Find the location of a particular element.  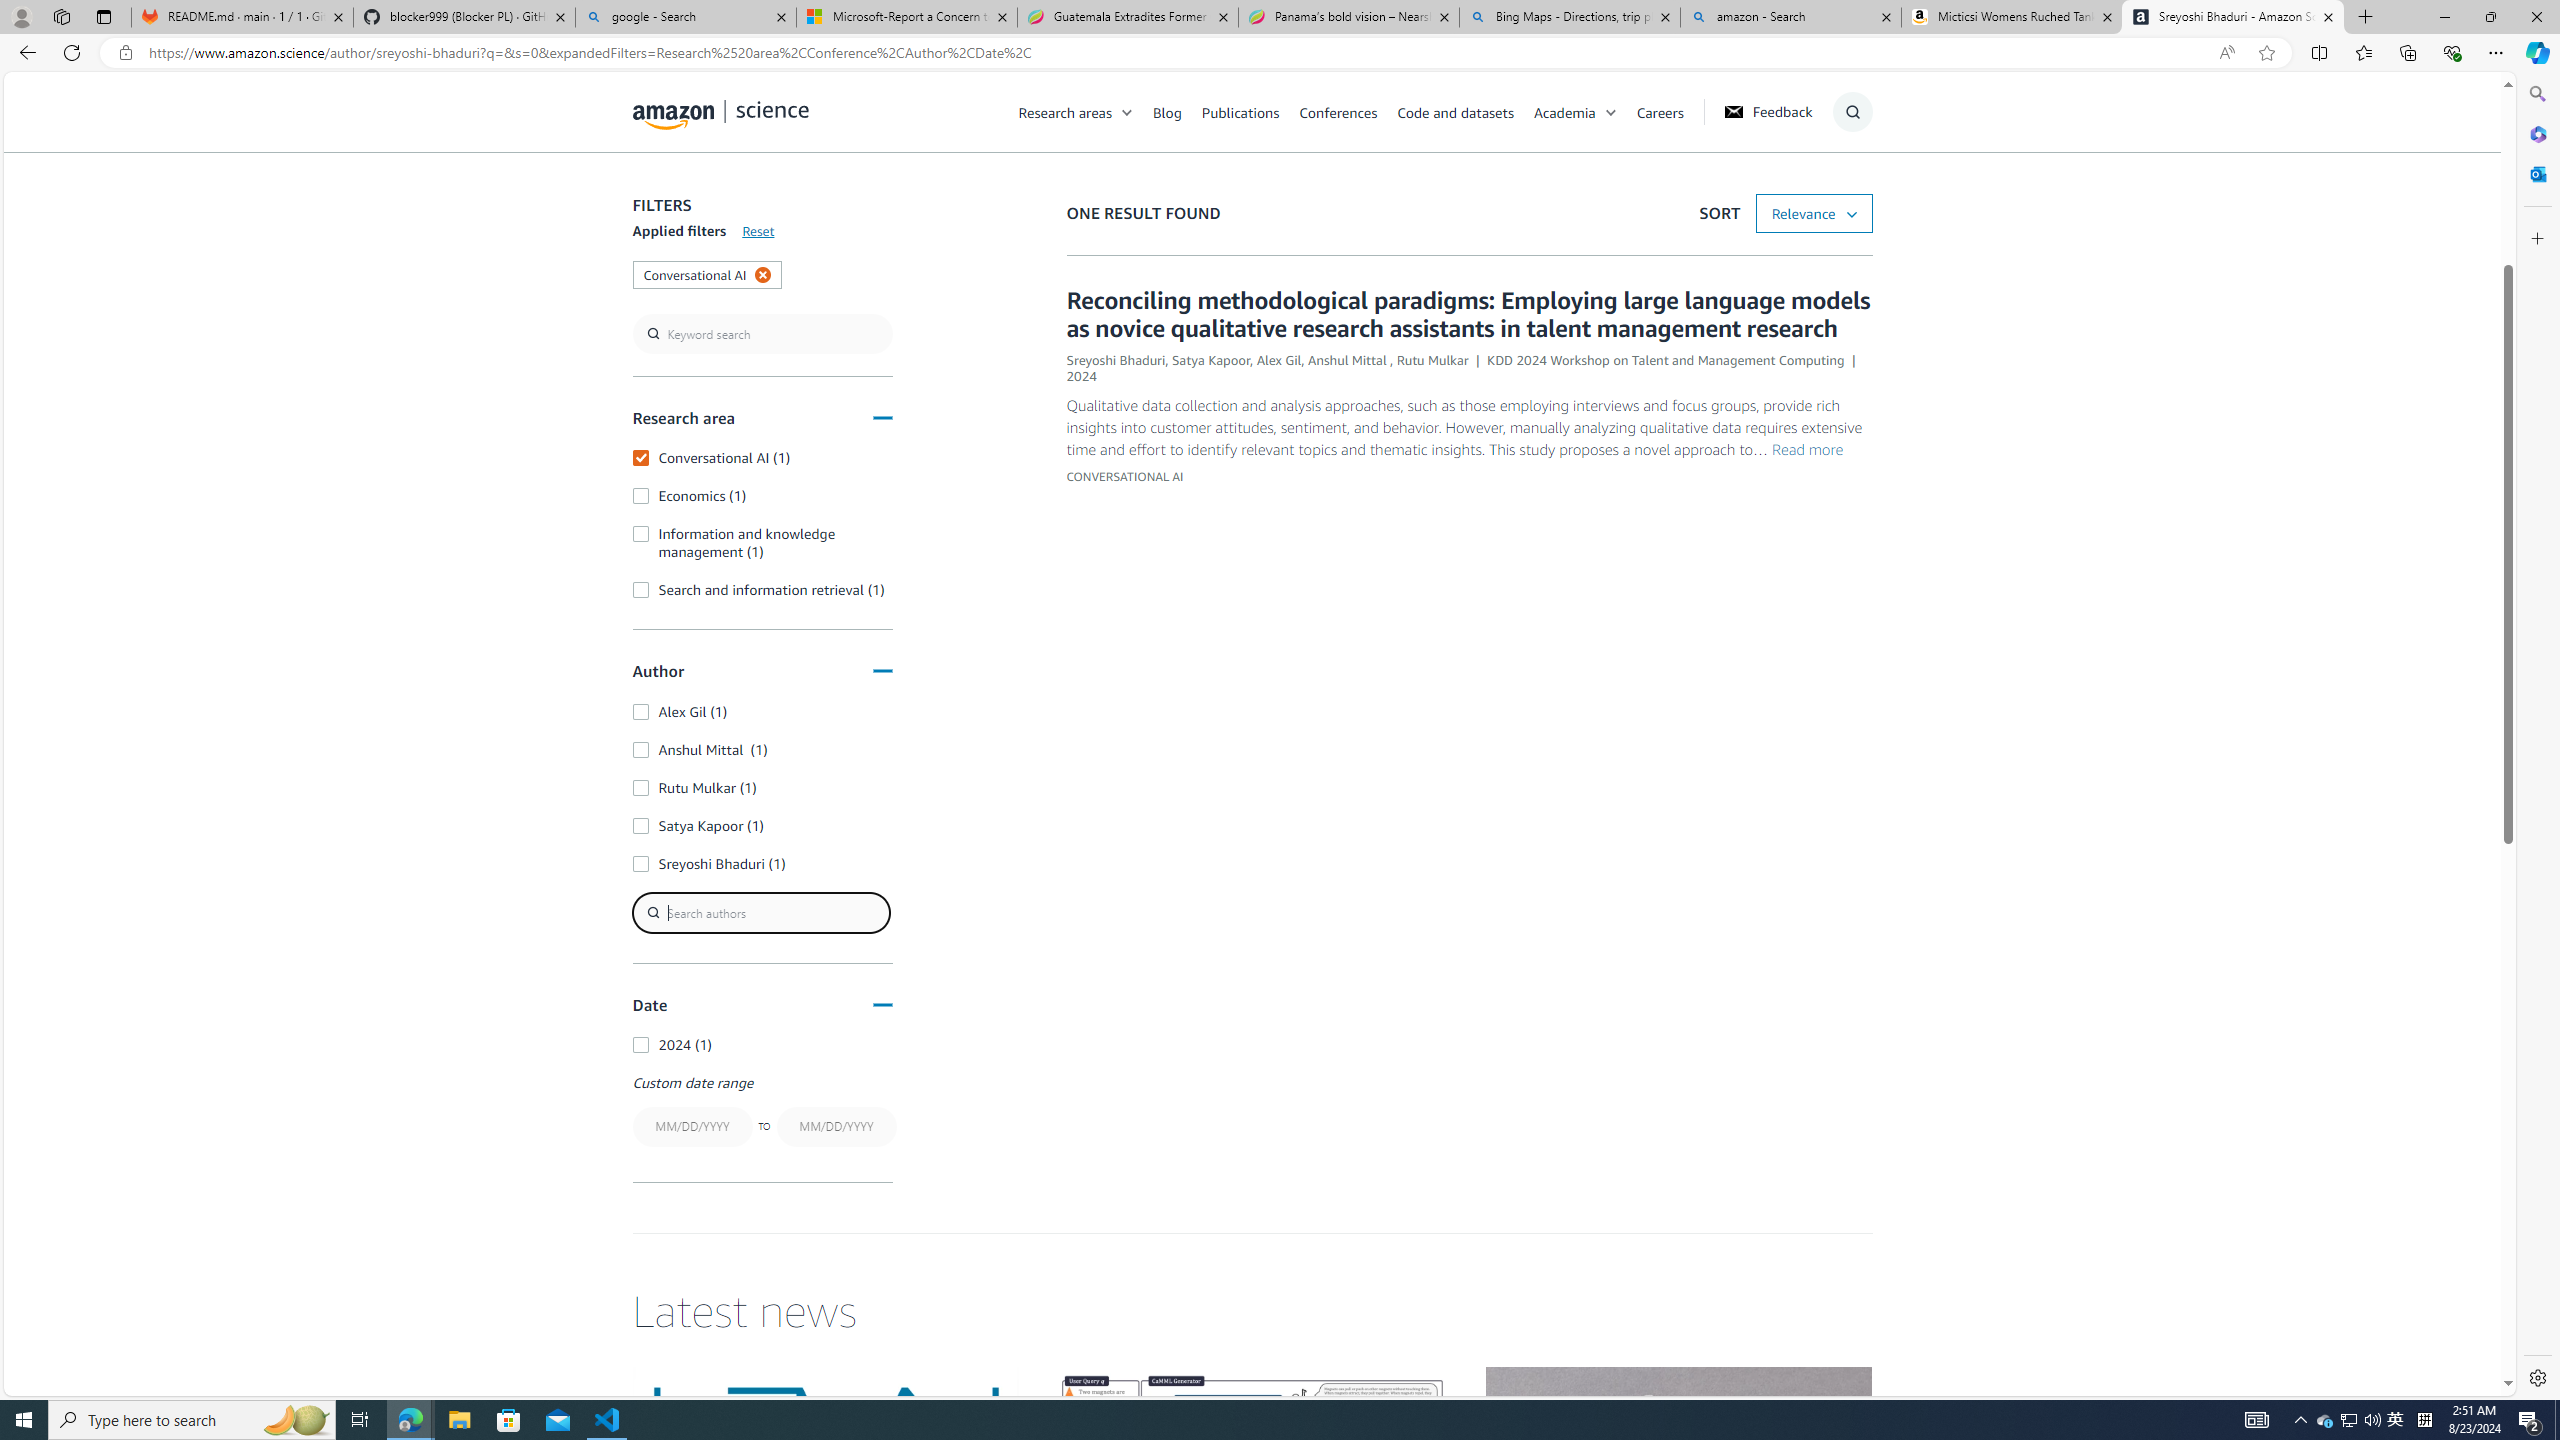

'Custom date rangeTO' is located at coordinates (762, 1111).